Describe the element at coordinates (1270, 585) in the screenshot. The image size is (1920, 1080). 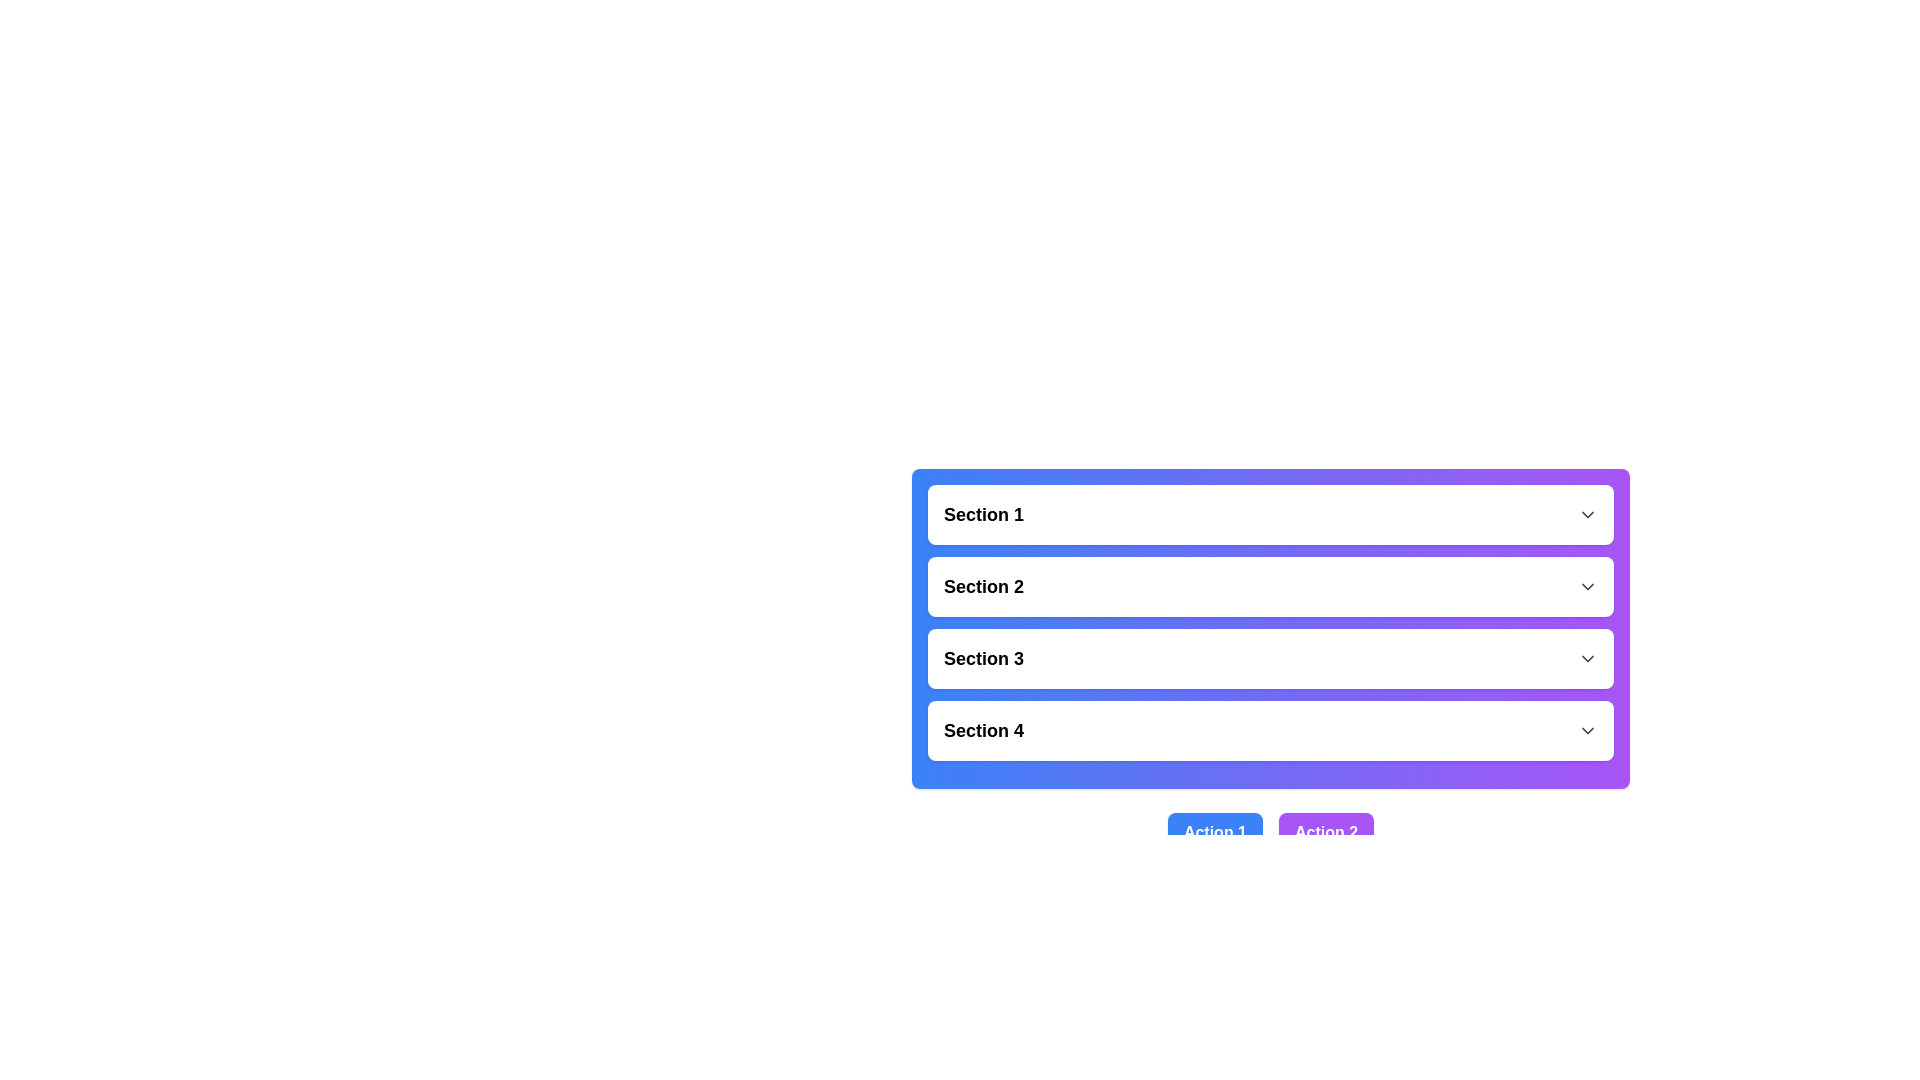
I see `the CollapsibleHeader, which is the second item in a vertical list labeled 'Section 2'` at that location.